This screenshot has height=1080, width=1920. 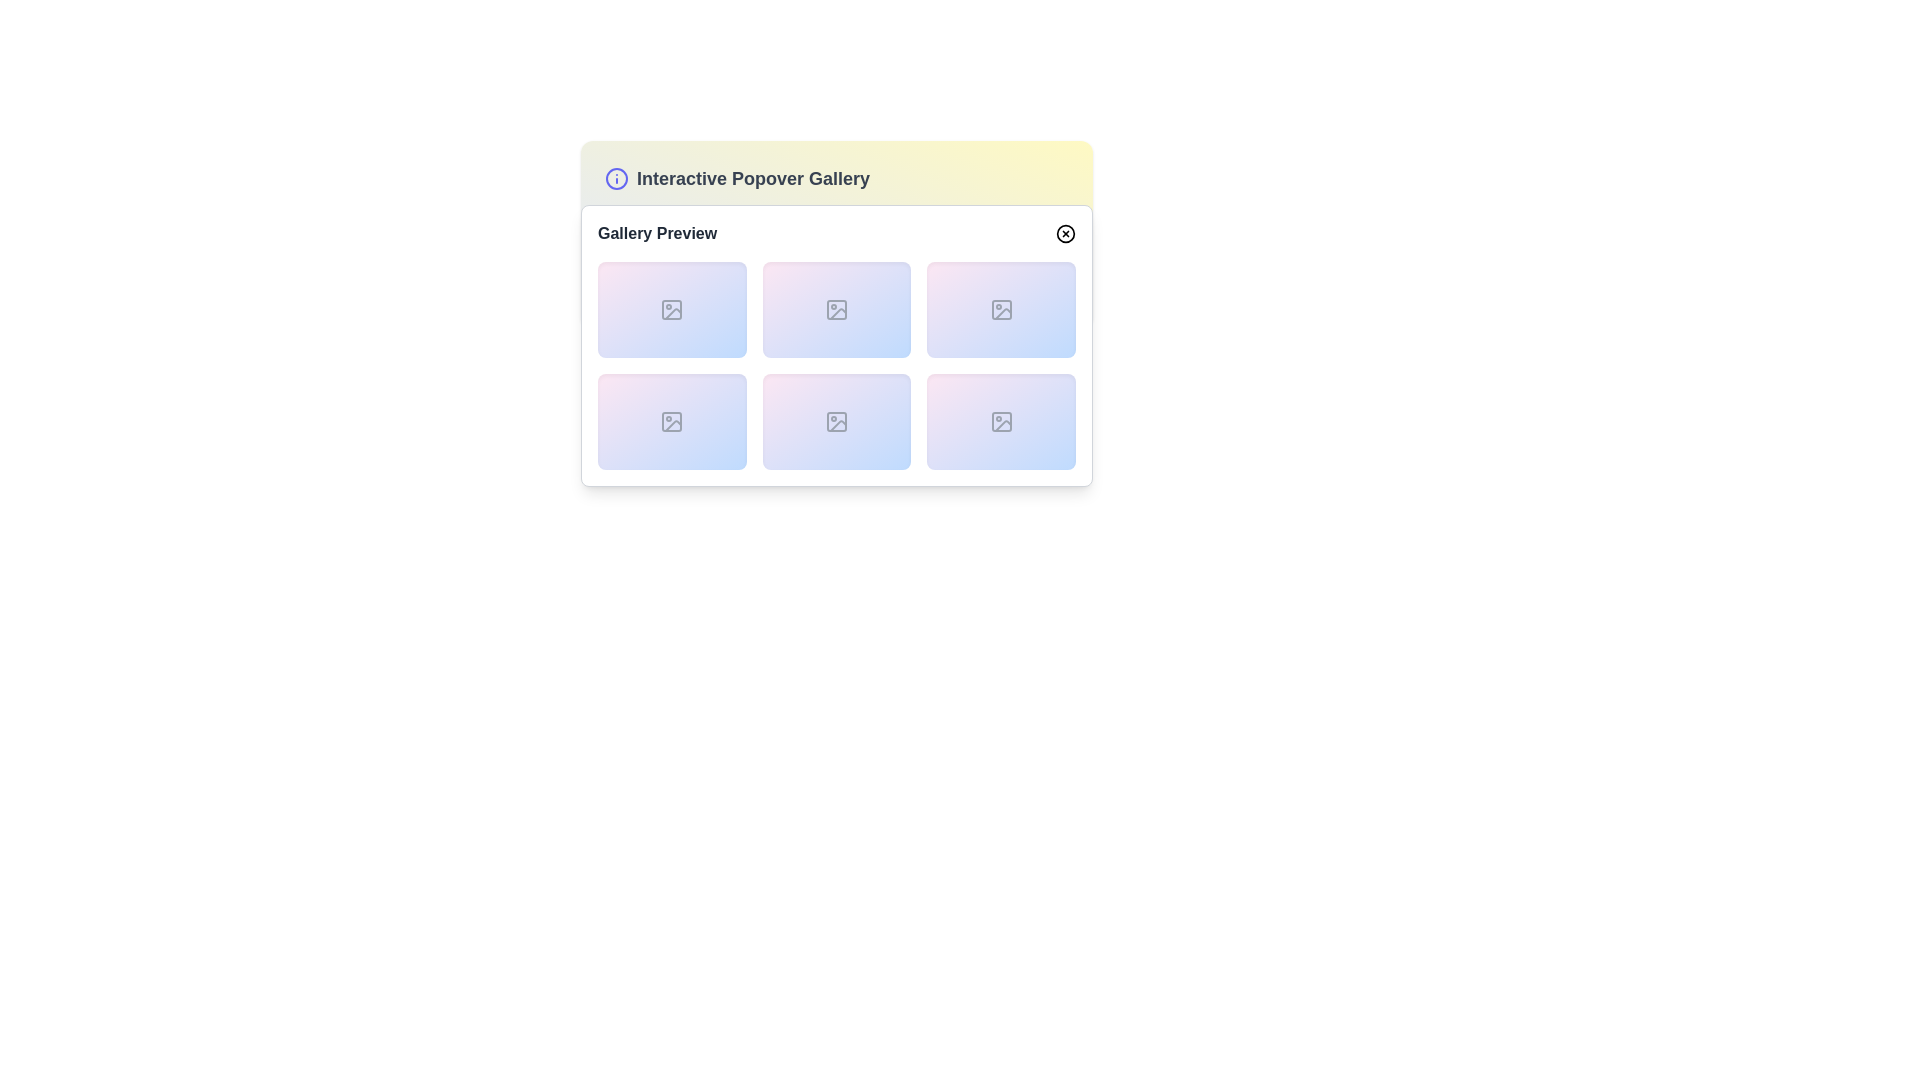 What do you see at coordinates (1001, 309) in the screenshot?
I see `the visual styling of the Decorative rectangle located in the top-right corner of the SVG element within the fourth slot of the gallery grid` at bounding box center [1001, 309].